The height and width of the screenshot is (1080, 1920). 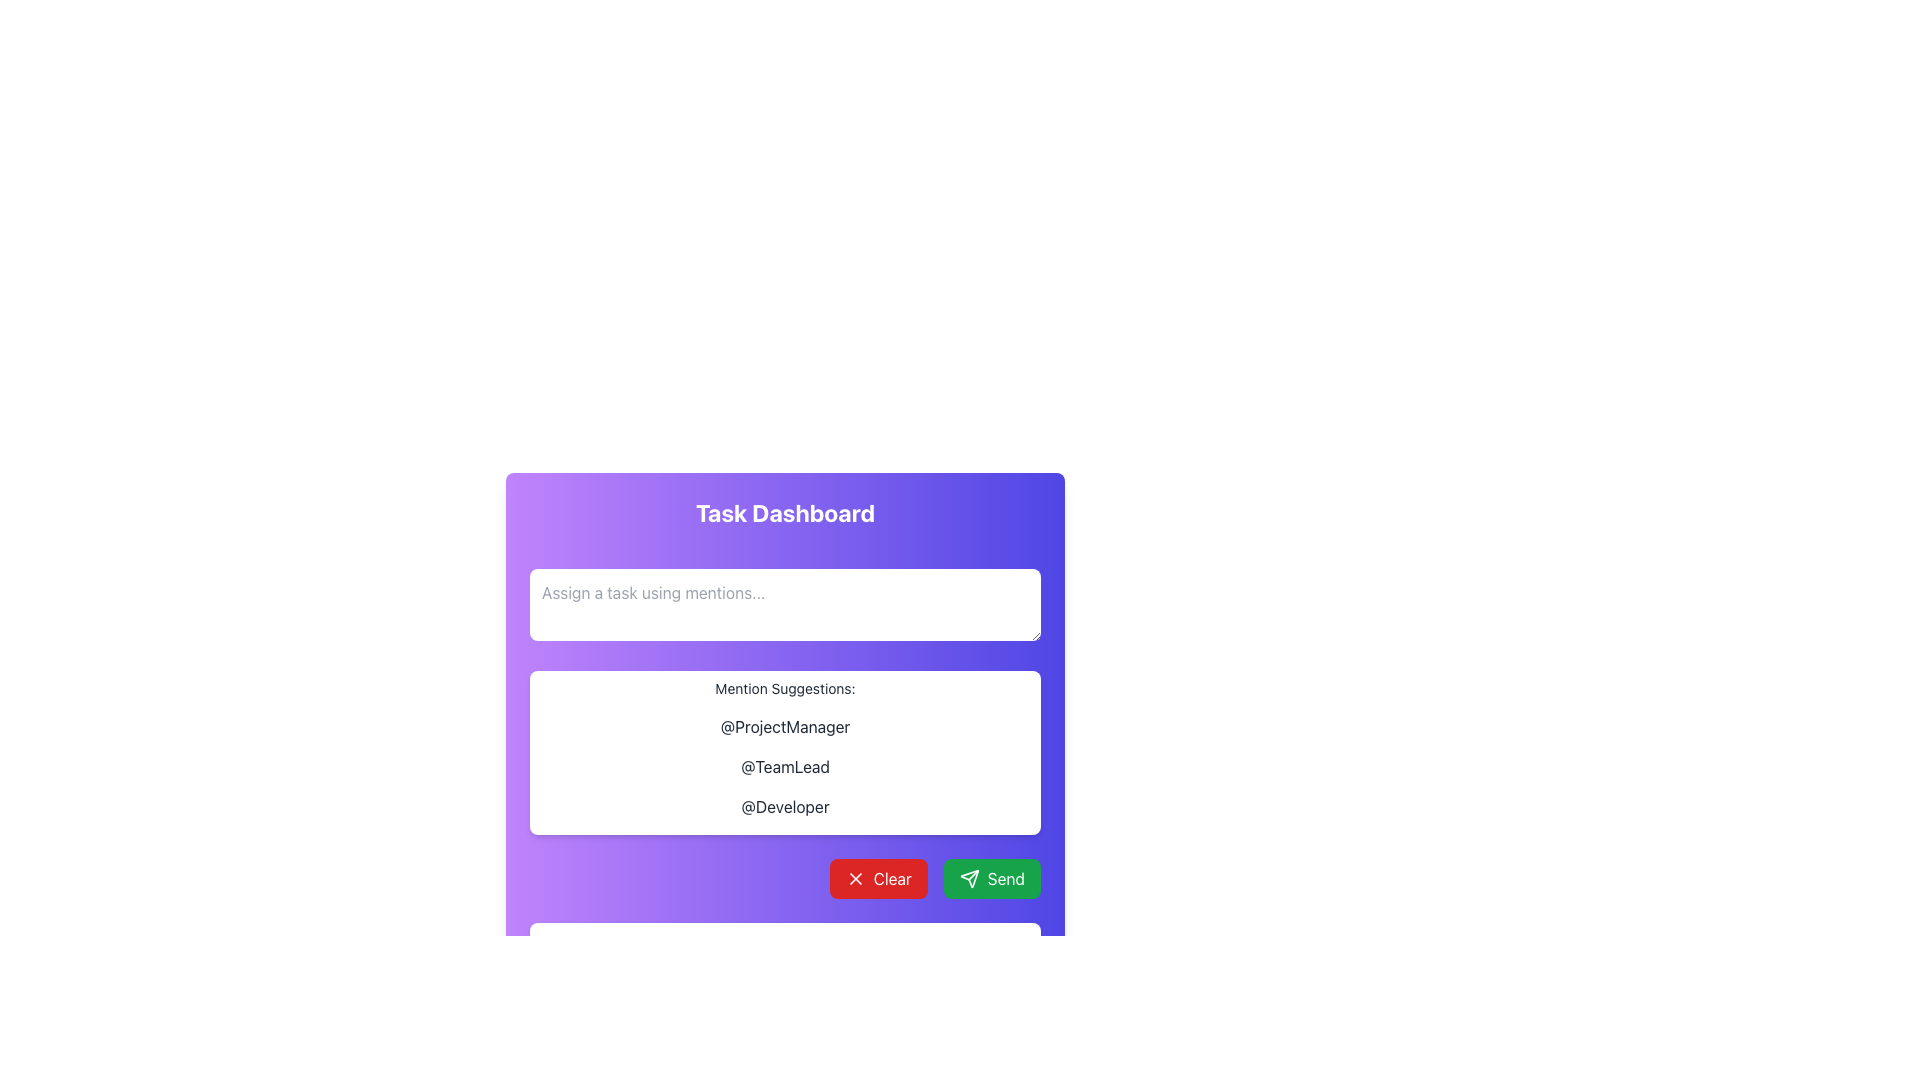 I want to click on the Static text header that reads 'Task Dashboard', which is styled in bold and large white text against a purple-to-indigo gradient background, located at the top of the task-related features section, so click(x=784, y=512).